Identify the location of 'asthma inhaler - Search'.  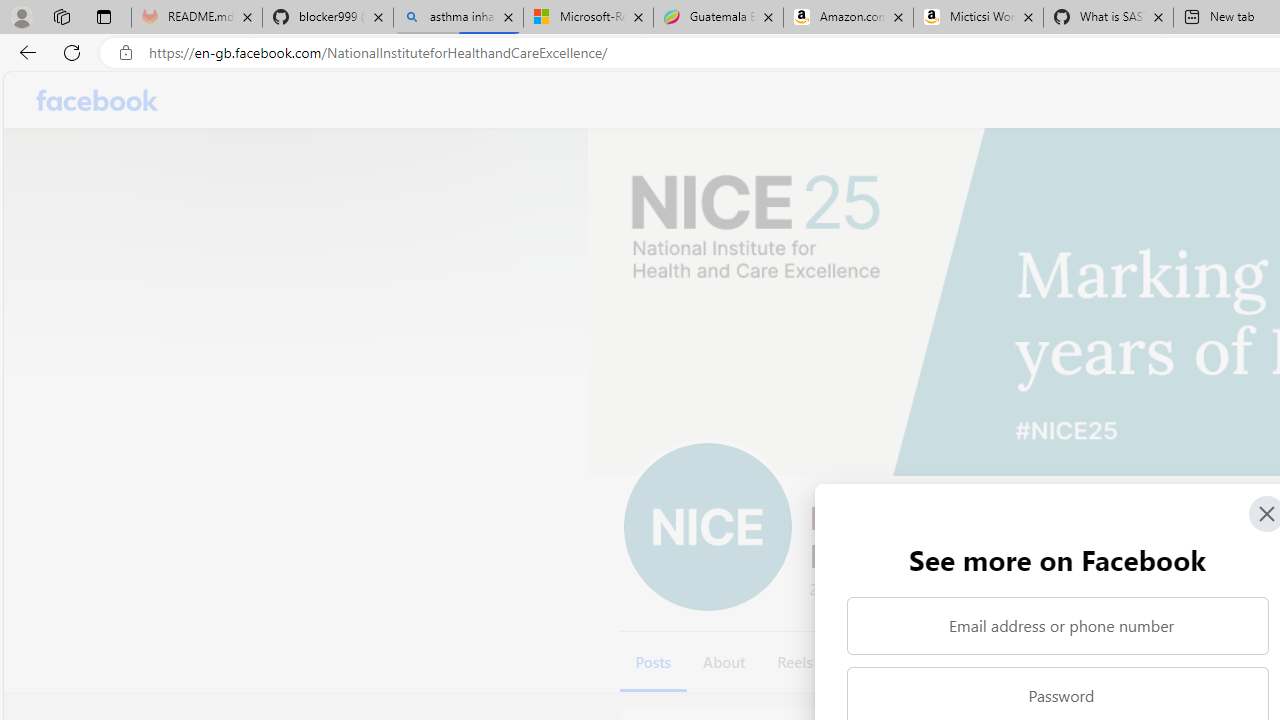
(457, 17).